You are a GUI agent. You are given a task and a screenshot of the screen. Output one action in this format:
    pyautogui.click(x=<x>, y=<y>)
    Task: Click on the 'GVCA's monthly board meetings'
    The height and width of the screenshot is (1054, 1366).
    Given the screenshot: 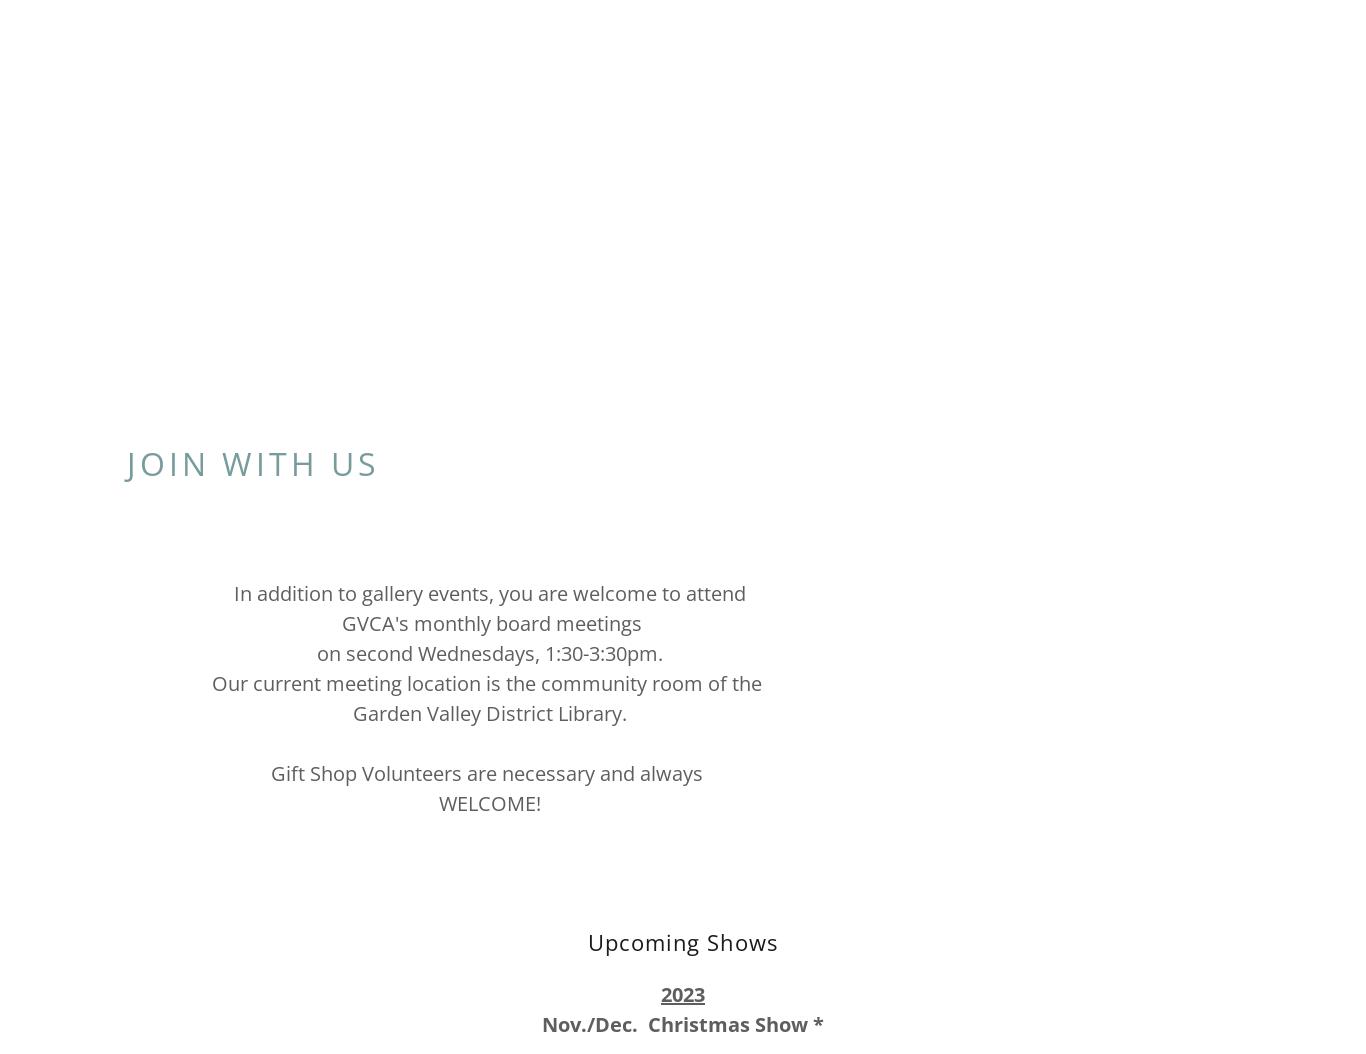 What is the action you would take?
    pyautogui.click(x=489, y=621)
    